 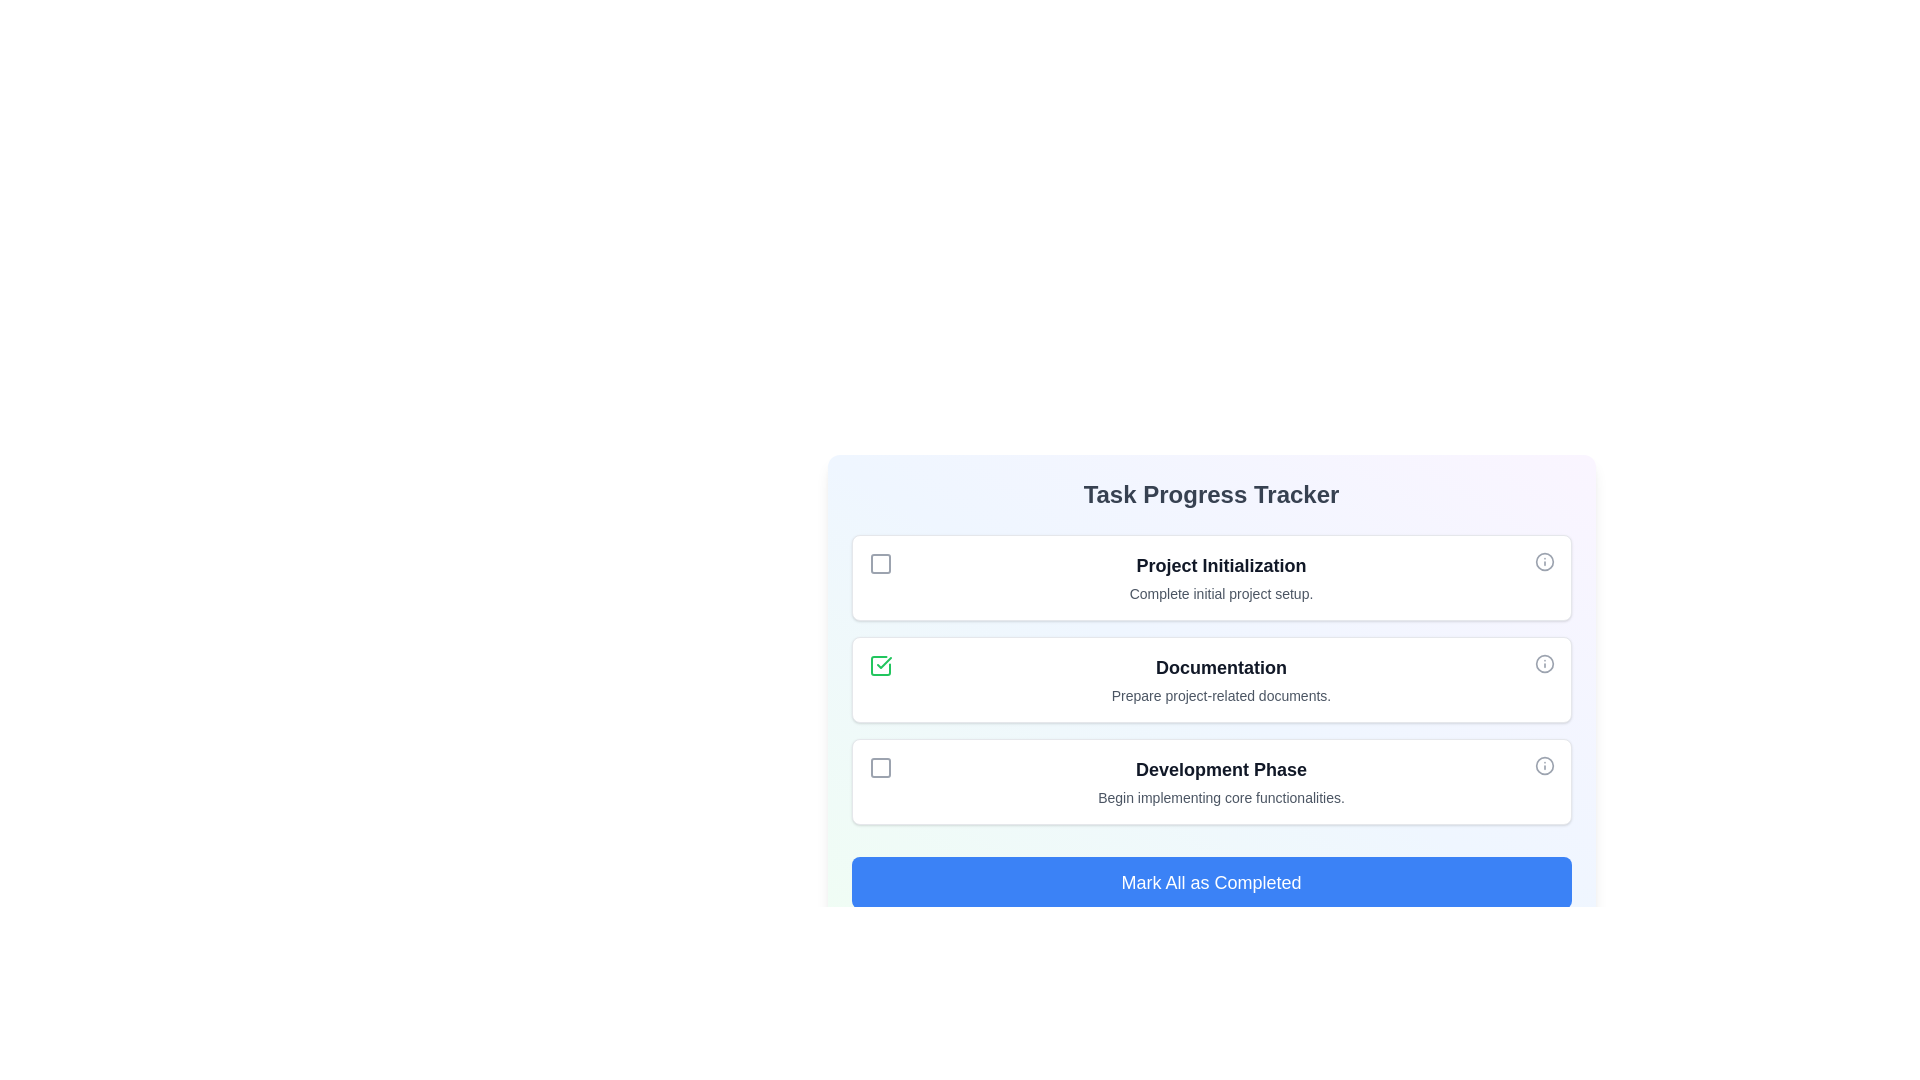 I want to click on the green square checkbox with a checkmark located to the left of the text 'Documentation', so click(x=880, y=666).